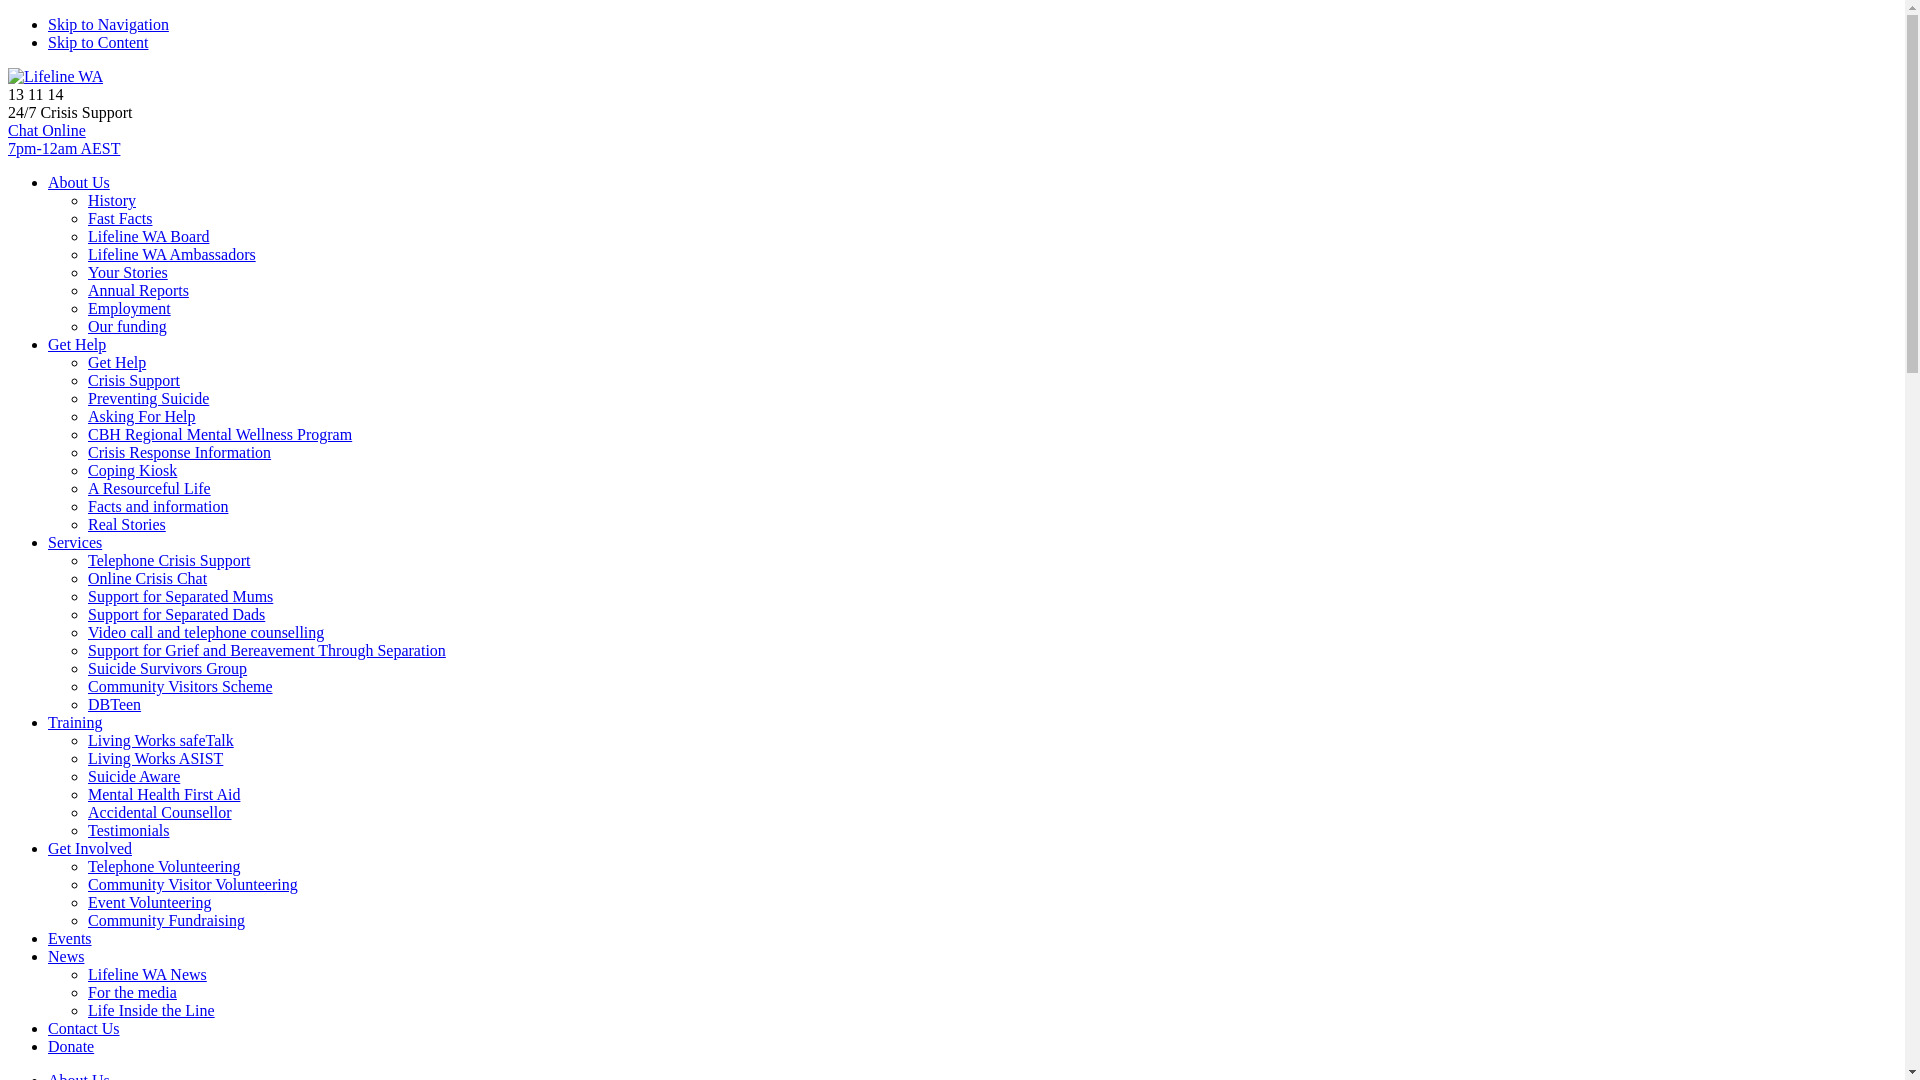 This screenshot has width=1920, height=1080. What do you see at coordinates (146, 578) in the screenshot?
I see `'Online Crisis Chat'` at bounding box center [146, 578].